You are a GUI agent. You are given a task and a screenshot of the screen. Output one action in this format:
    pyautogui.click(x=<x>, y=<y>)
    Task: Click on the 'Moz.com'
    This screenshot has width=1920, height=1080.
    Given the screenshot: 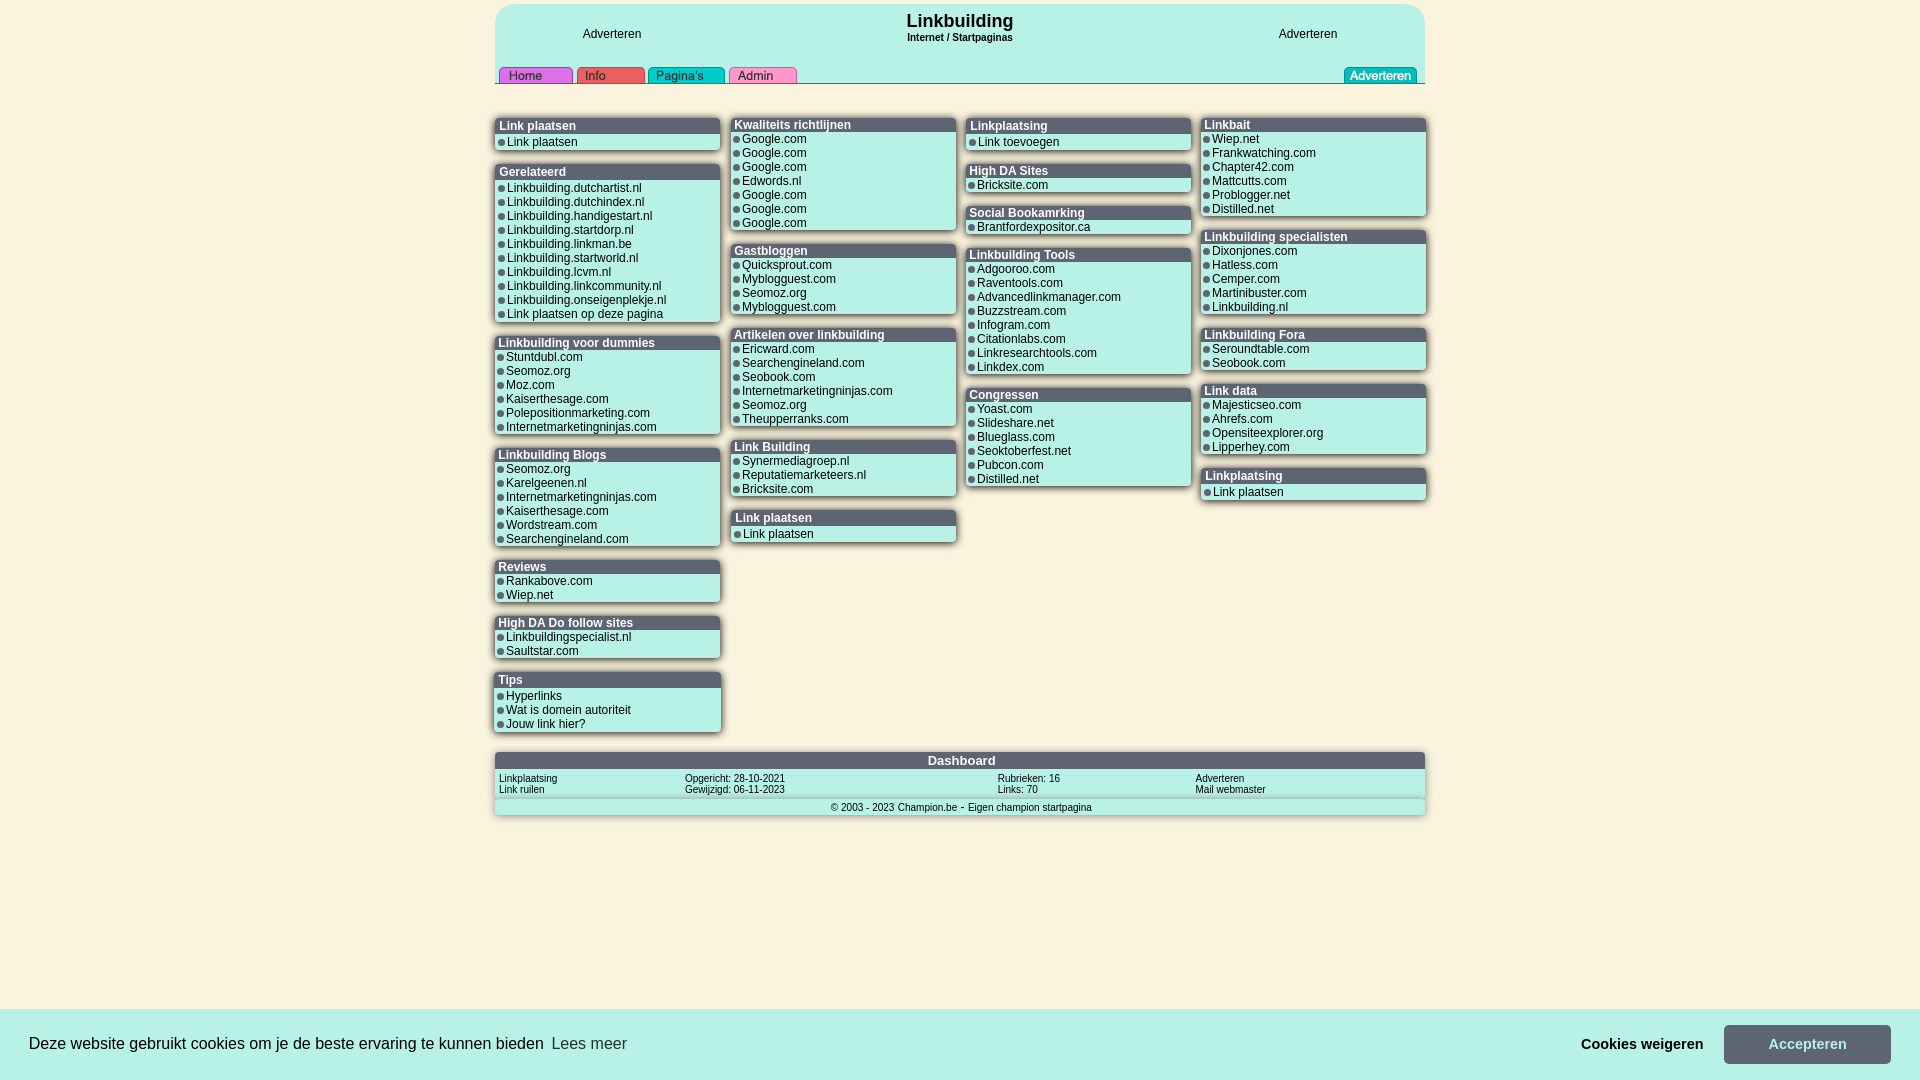 What is the action you would take?
    pyautogui.click(x=530, y=385)
    